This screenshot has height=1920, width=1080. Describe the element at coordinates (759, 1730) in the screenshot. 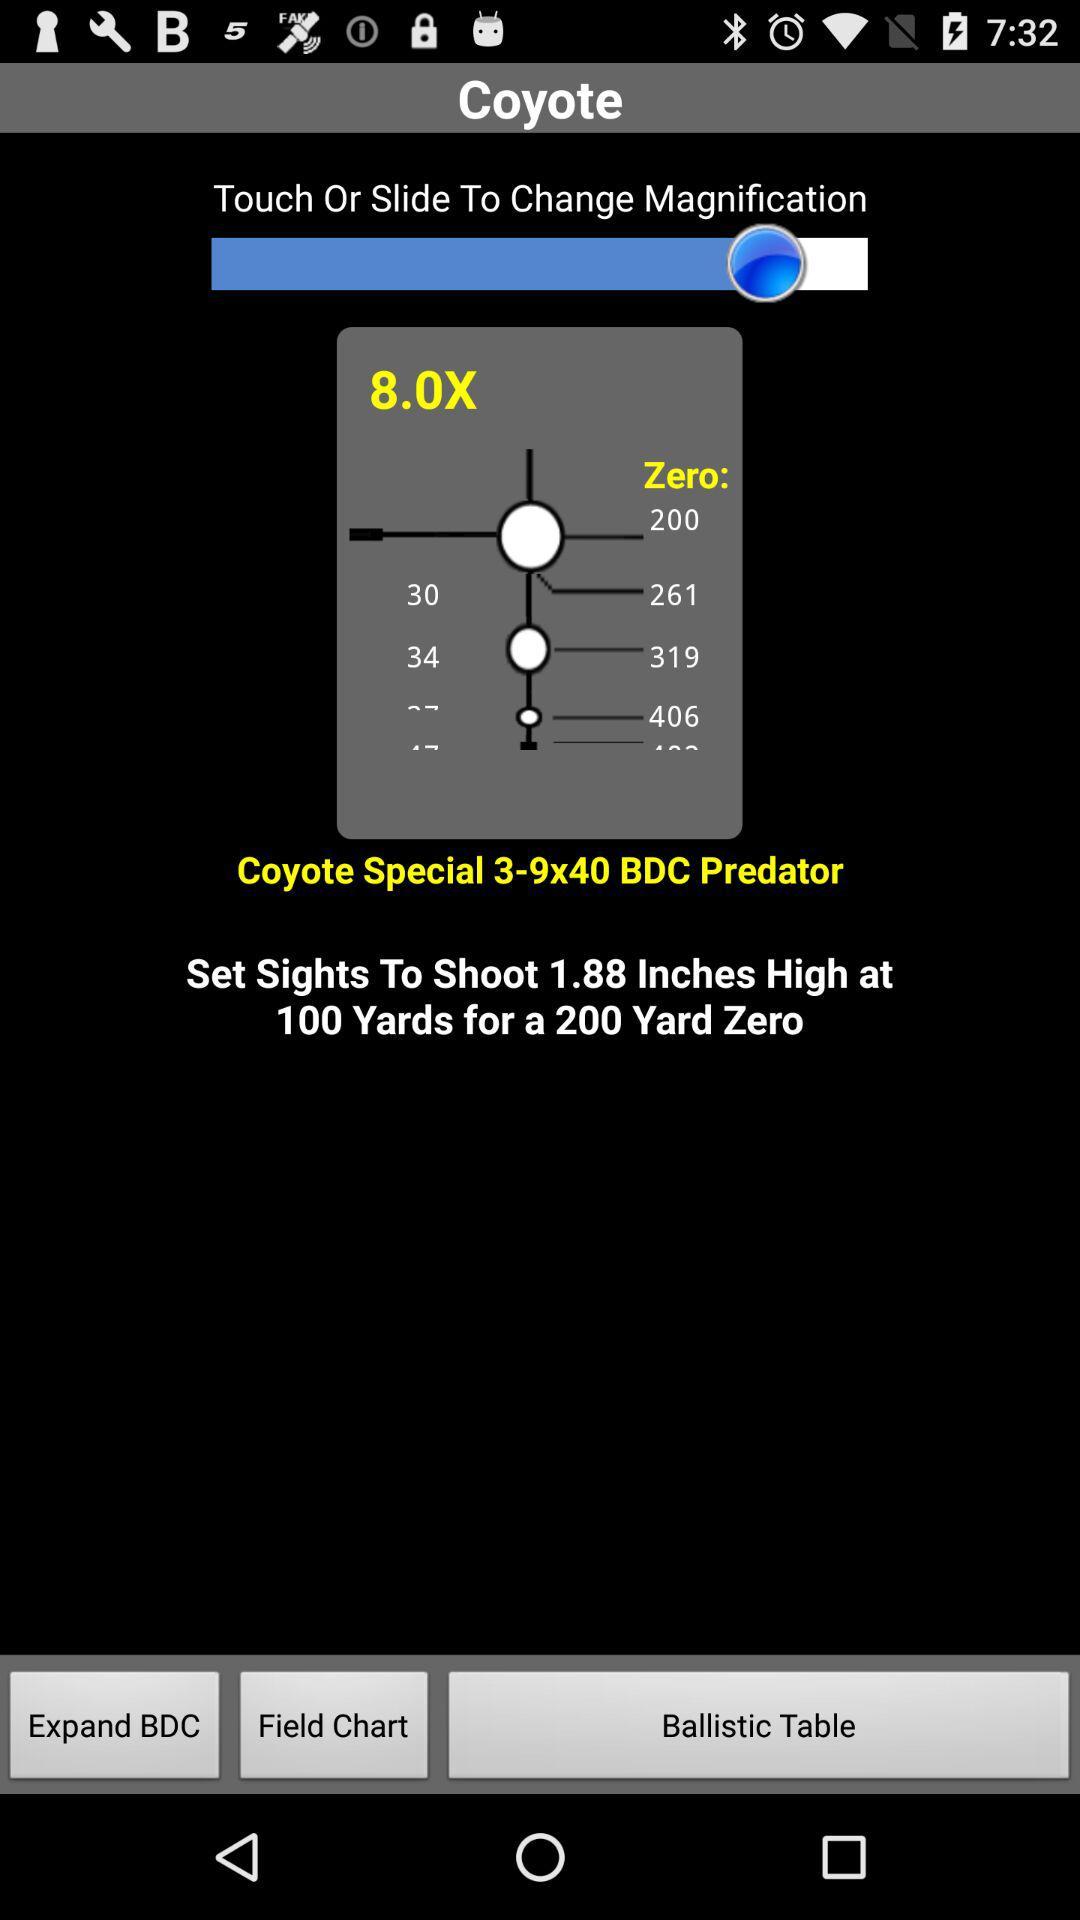

I see `the item to the right of the field chart` at that location.